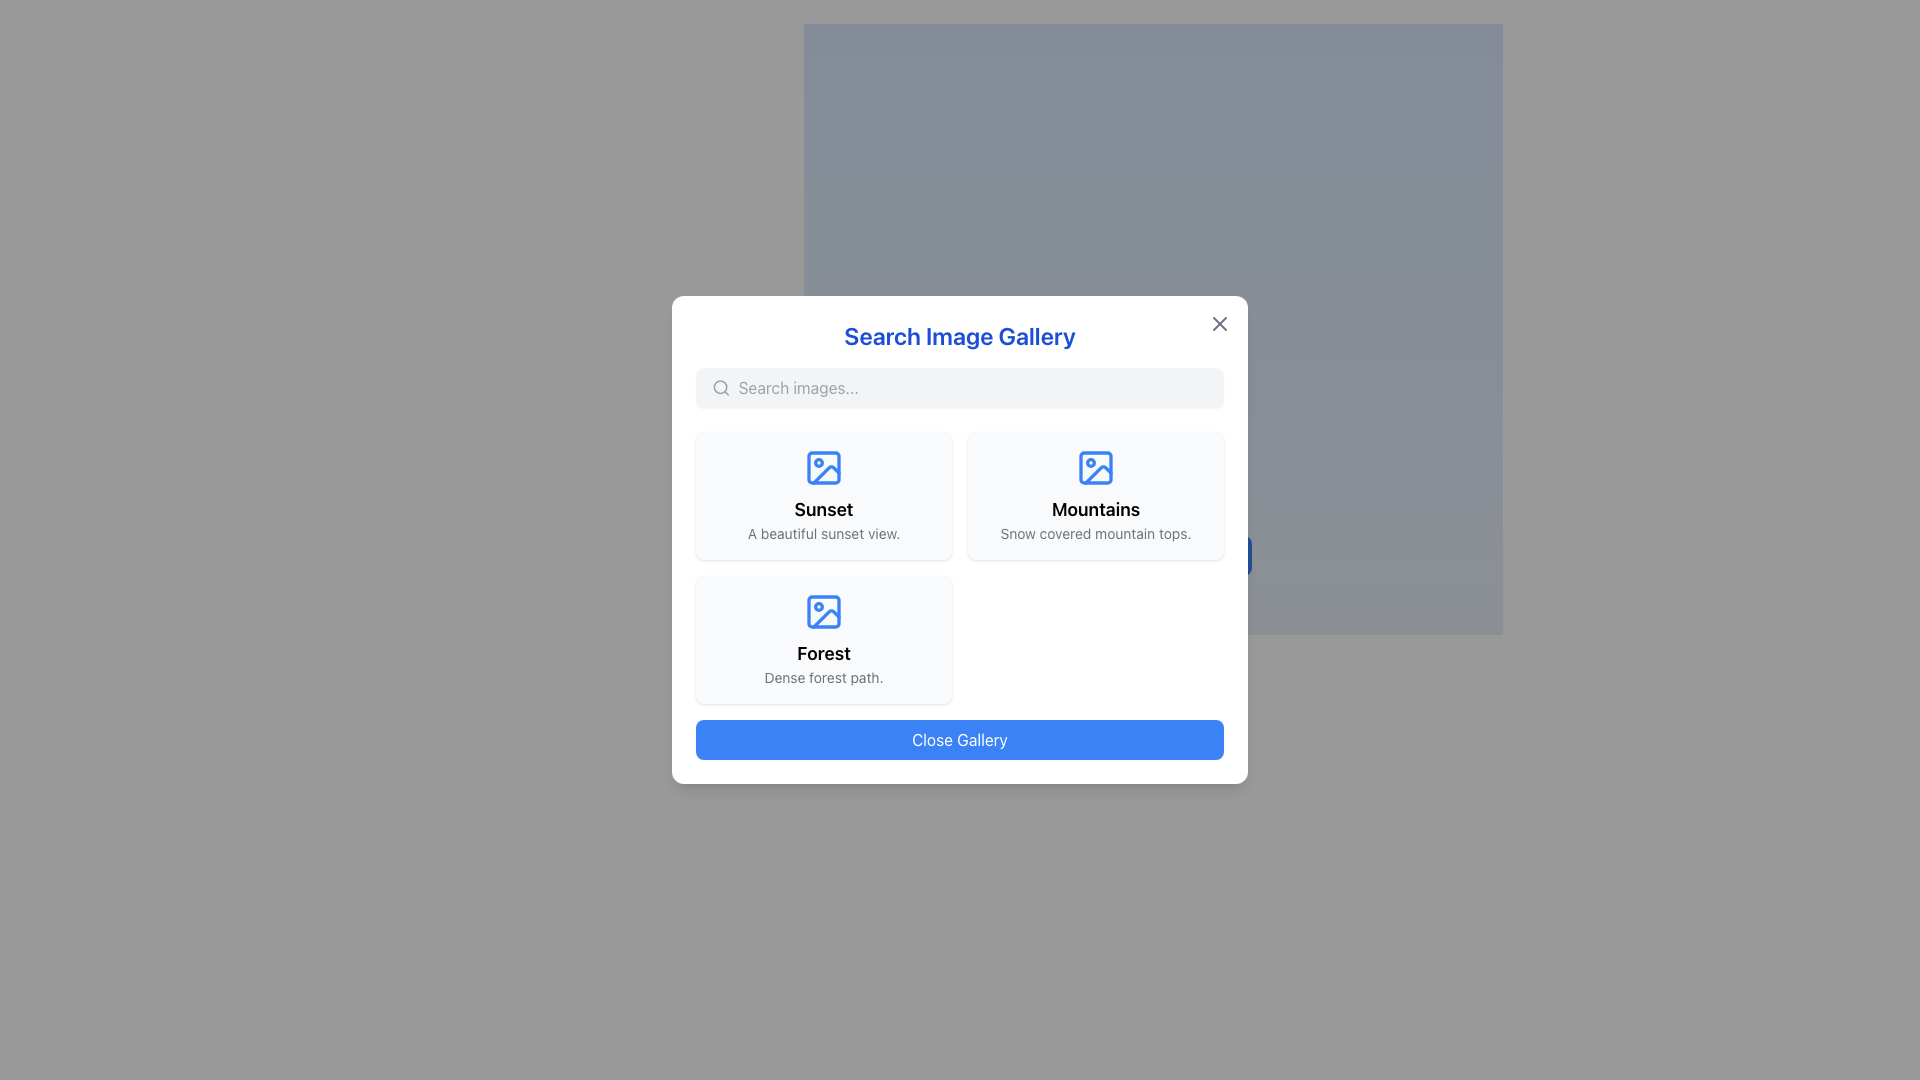 Image resolution: width=1920 pixels, height=1080 pixels. What do you see at coordinates (824, 532) in the screenshot?
I see `the text block that describes 'A beautiful sunset view.' which is styled in gray color and smaller font size, positioned below the title 'Sunset'` at bounding box center [824, 532].